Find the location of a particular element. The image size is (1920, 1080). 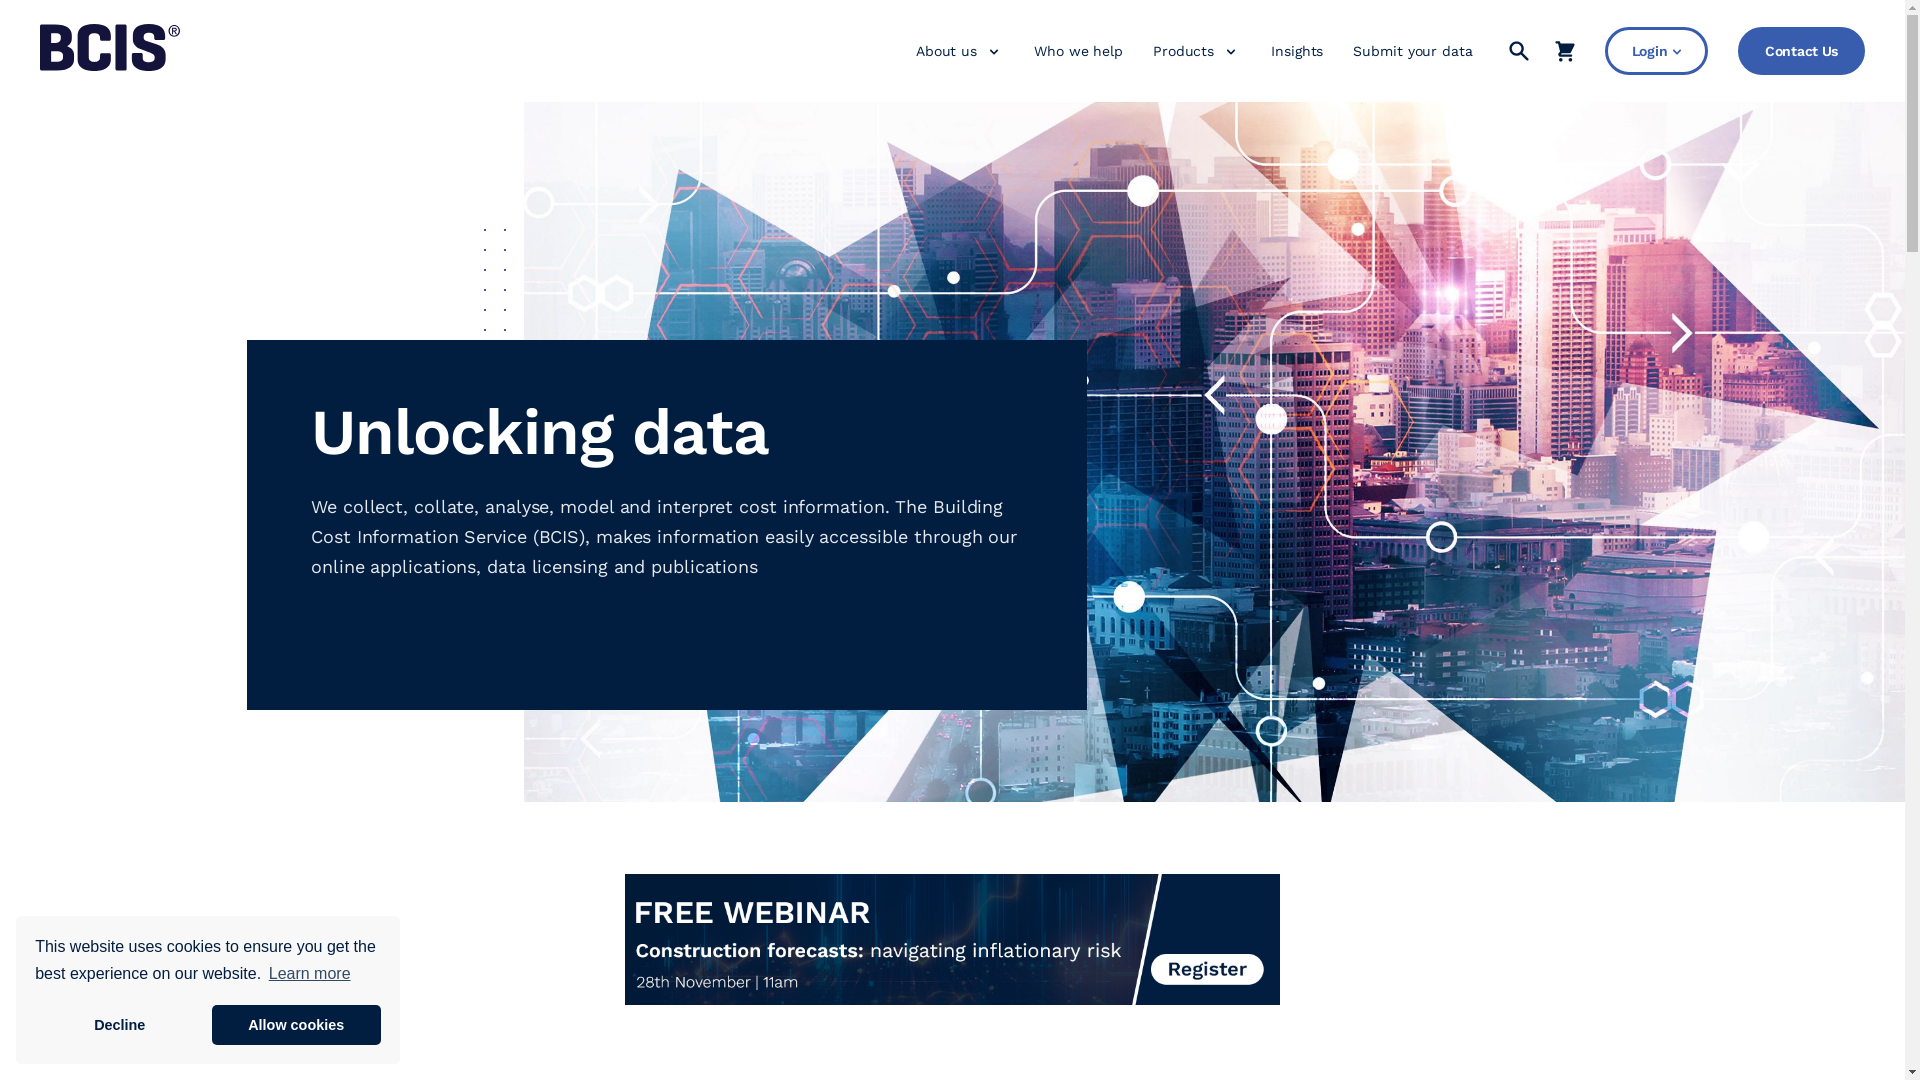

'Who we help' is located at coordinates (1033, 49).